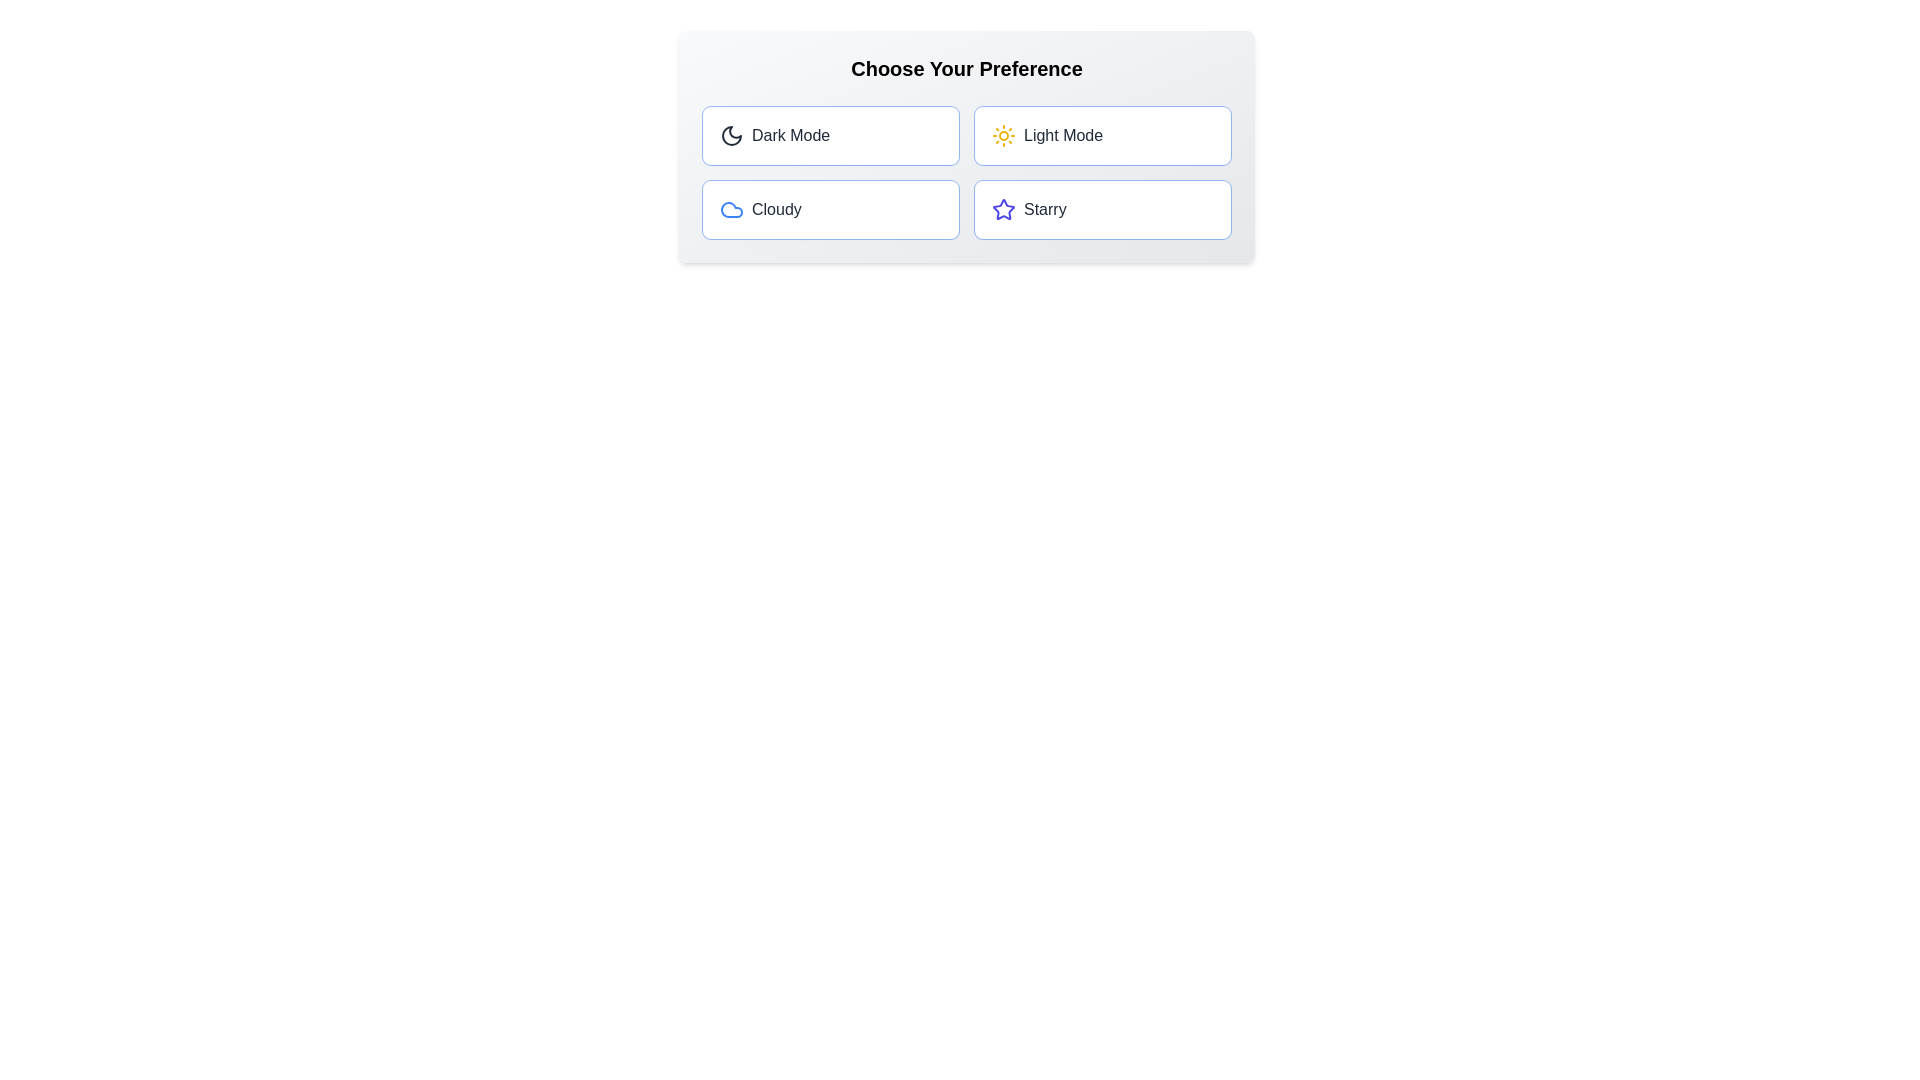 The image size is (1920, 1080). Describe the element at coordinates (1003, 135) in the screenshot. I see `the sun-shaped icon with a yellow hue located in the 'Light Mode' section` at that location.